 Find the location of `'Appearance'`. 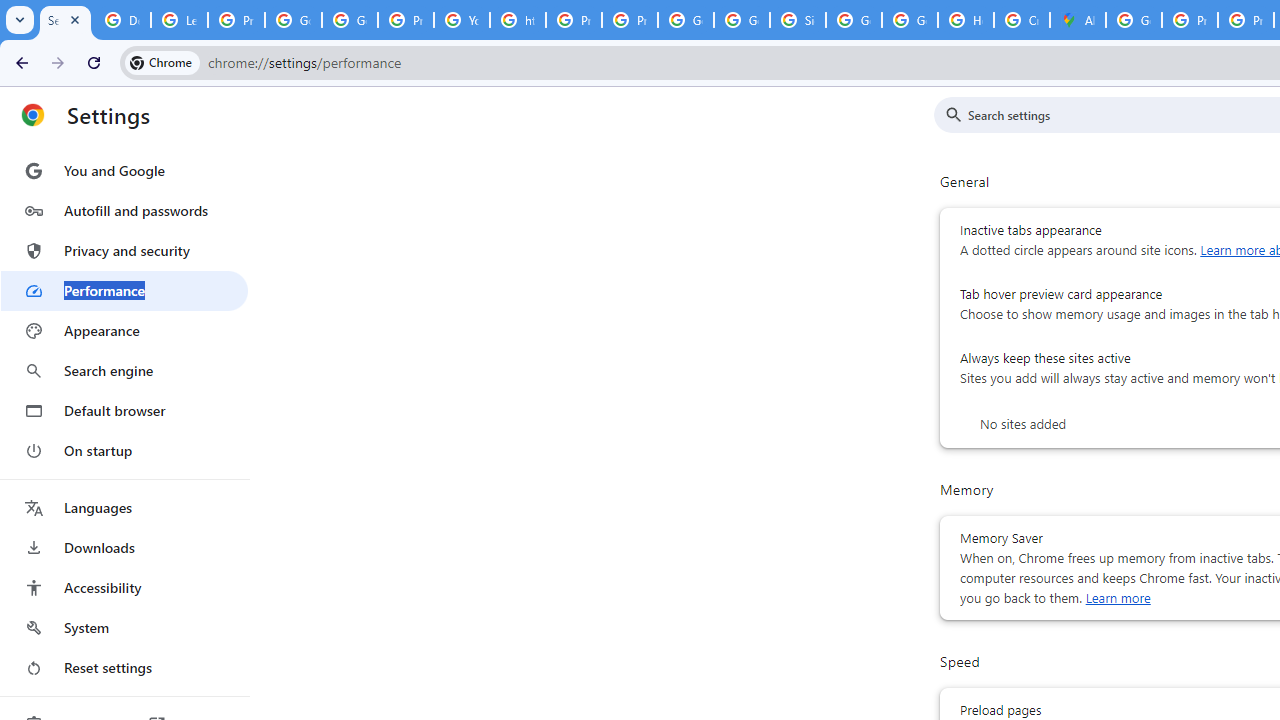

'Appearance' is located at coordinates (123, 330).